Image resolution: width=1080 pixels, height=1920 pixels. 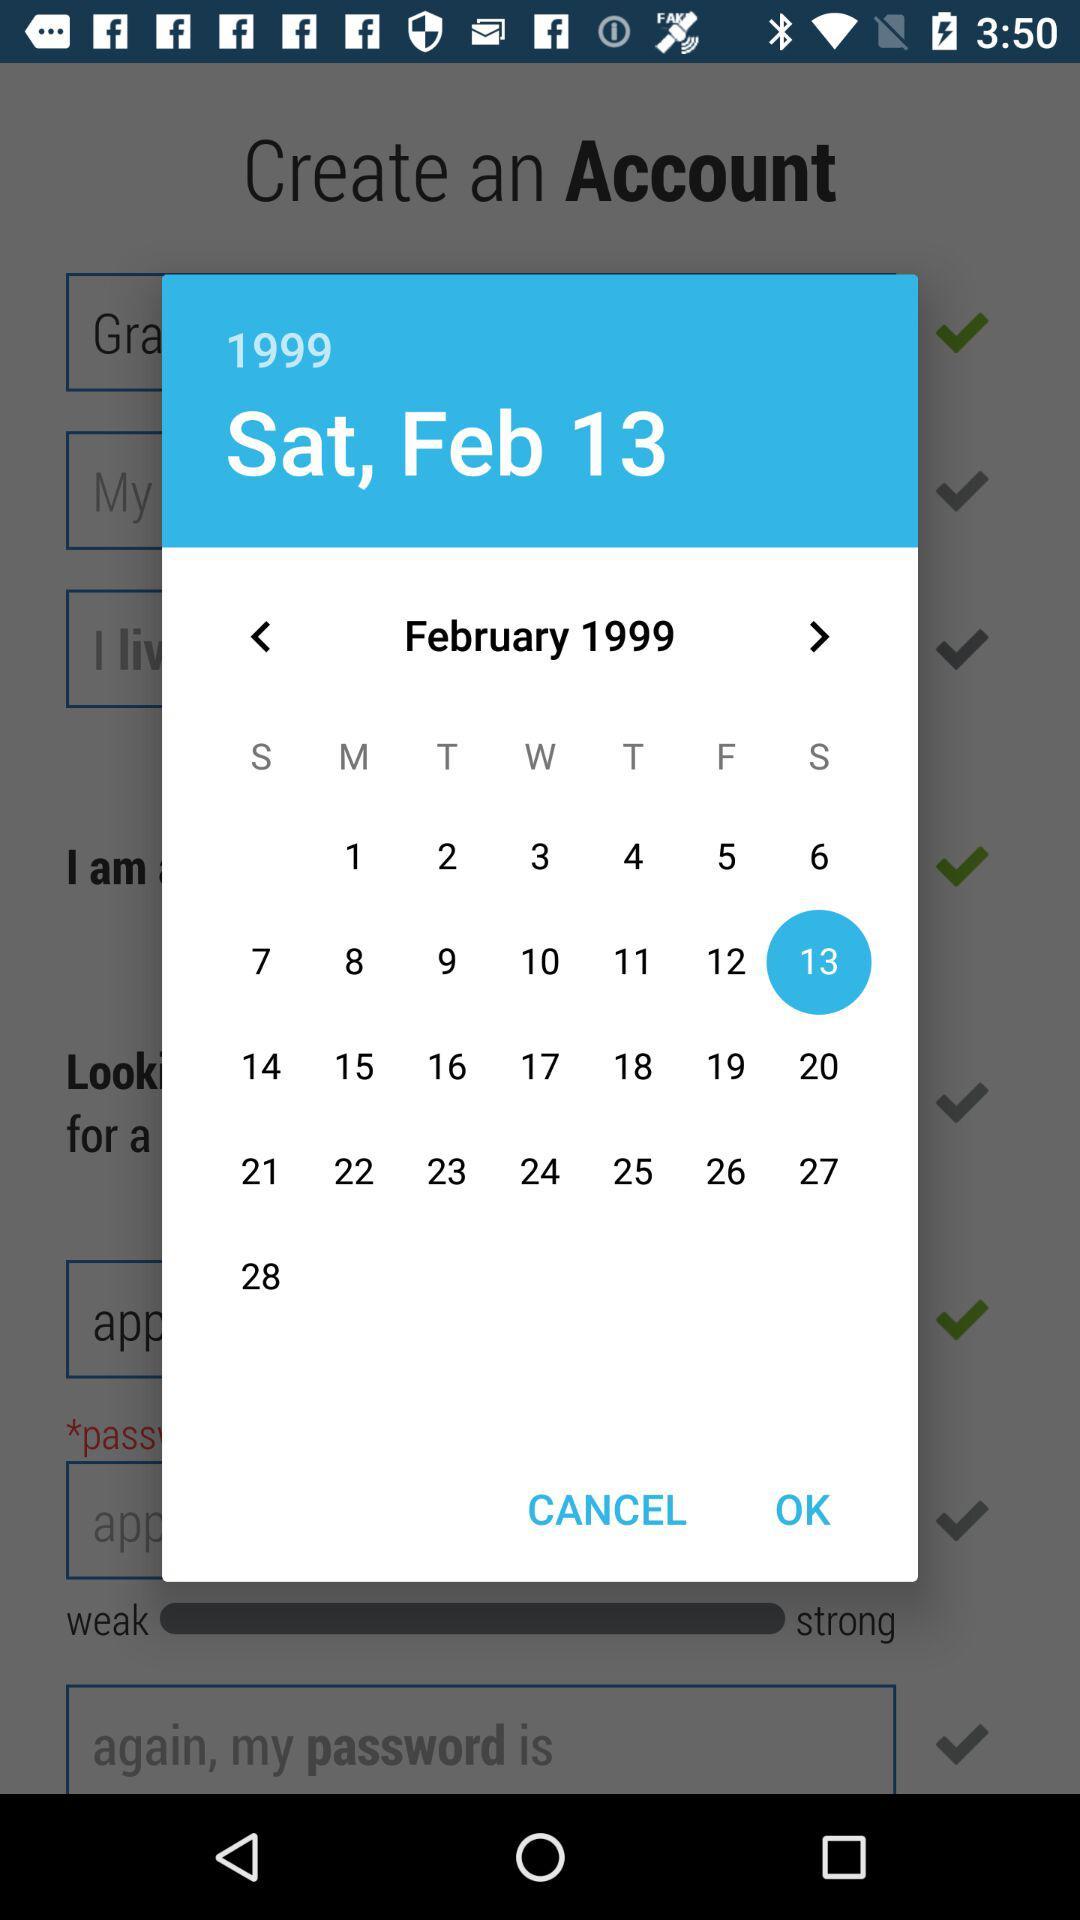 I want to click on sat, feb 13 item, so click(x=446, y=439).